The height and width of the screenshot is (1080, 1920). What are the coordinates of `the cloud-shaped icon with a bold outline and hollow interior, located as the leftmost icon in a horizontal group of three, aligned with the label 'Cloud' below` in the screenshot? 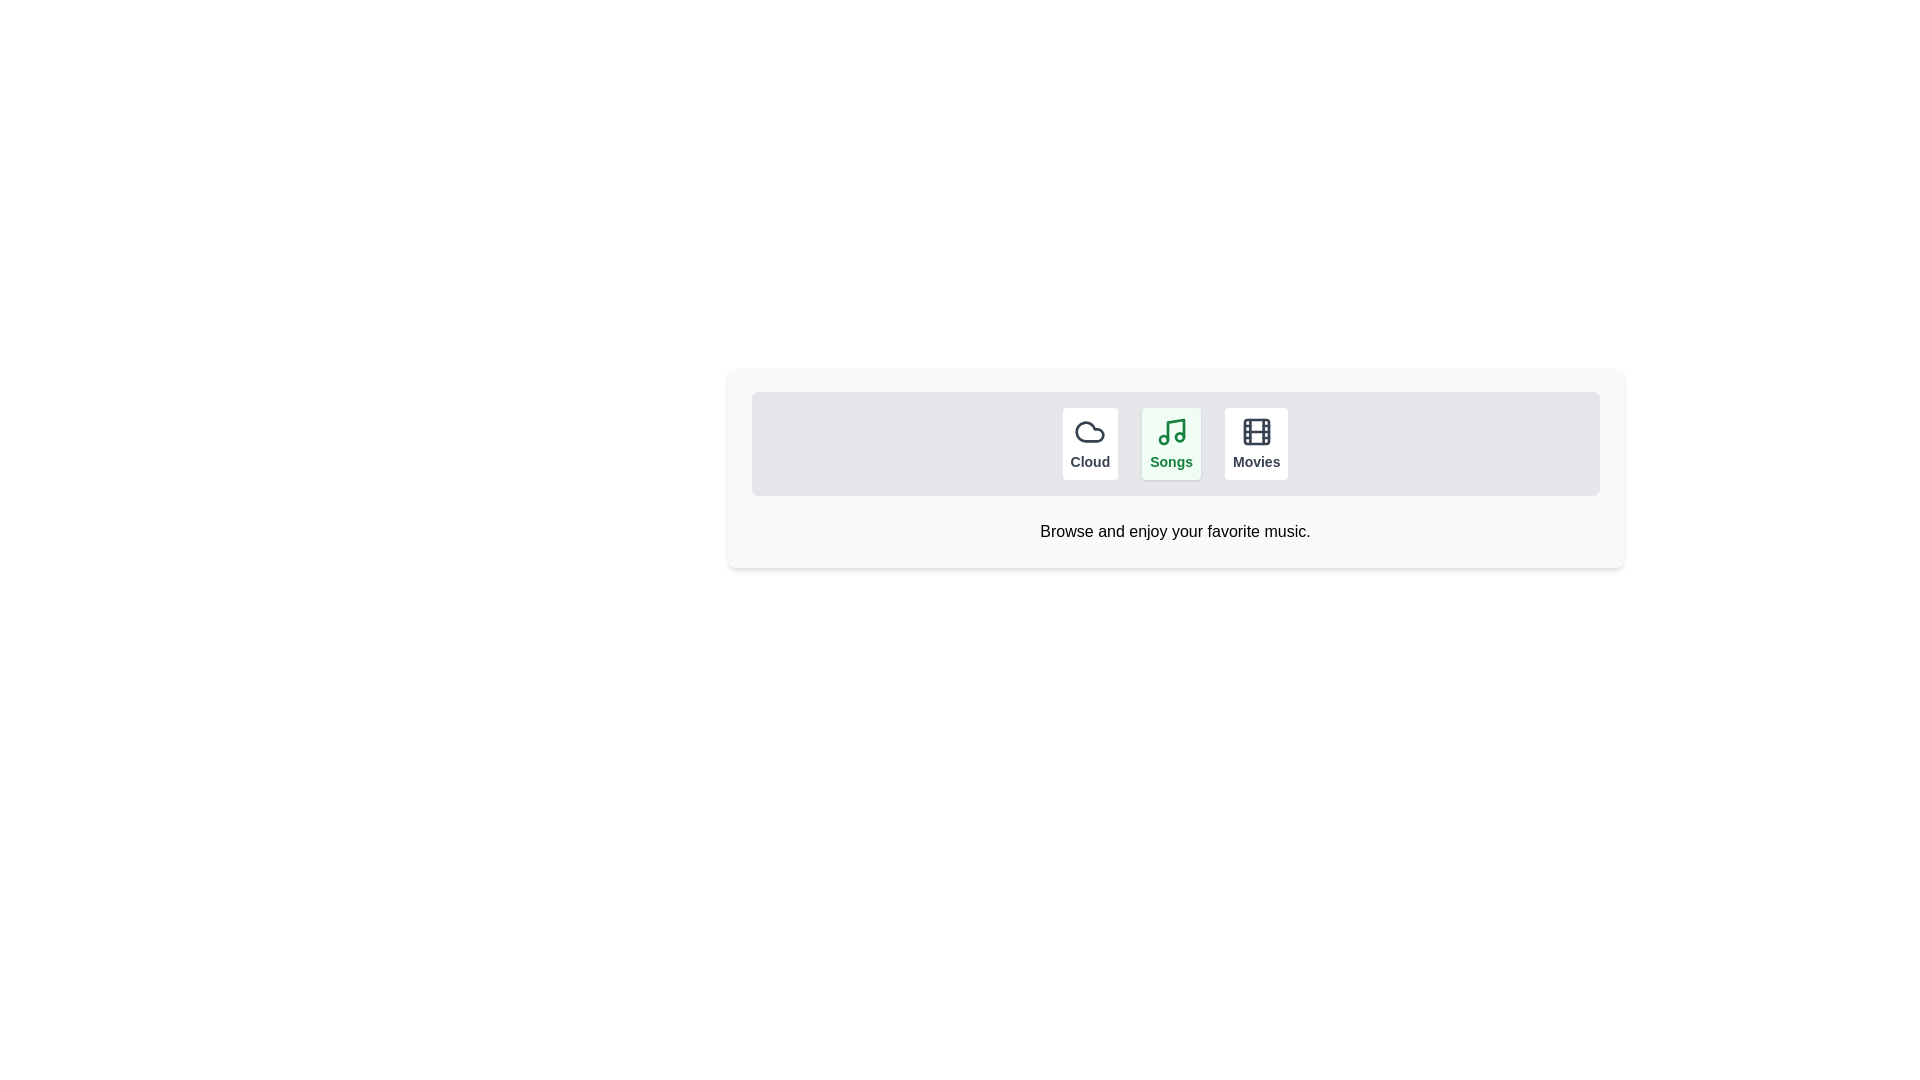 It's located at (1089, 431).